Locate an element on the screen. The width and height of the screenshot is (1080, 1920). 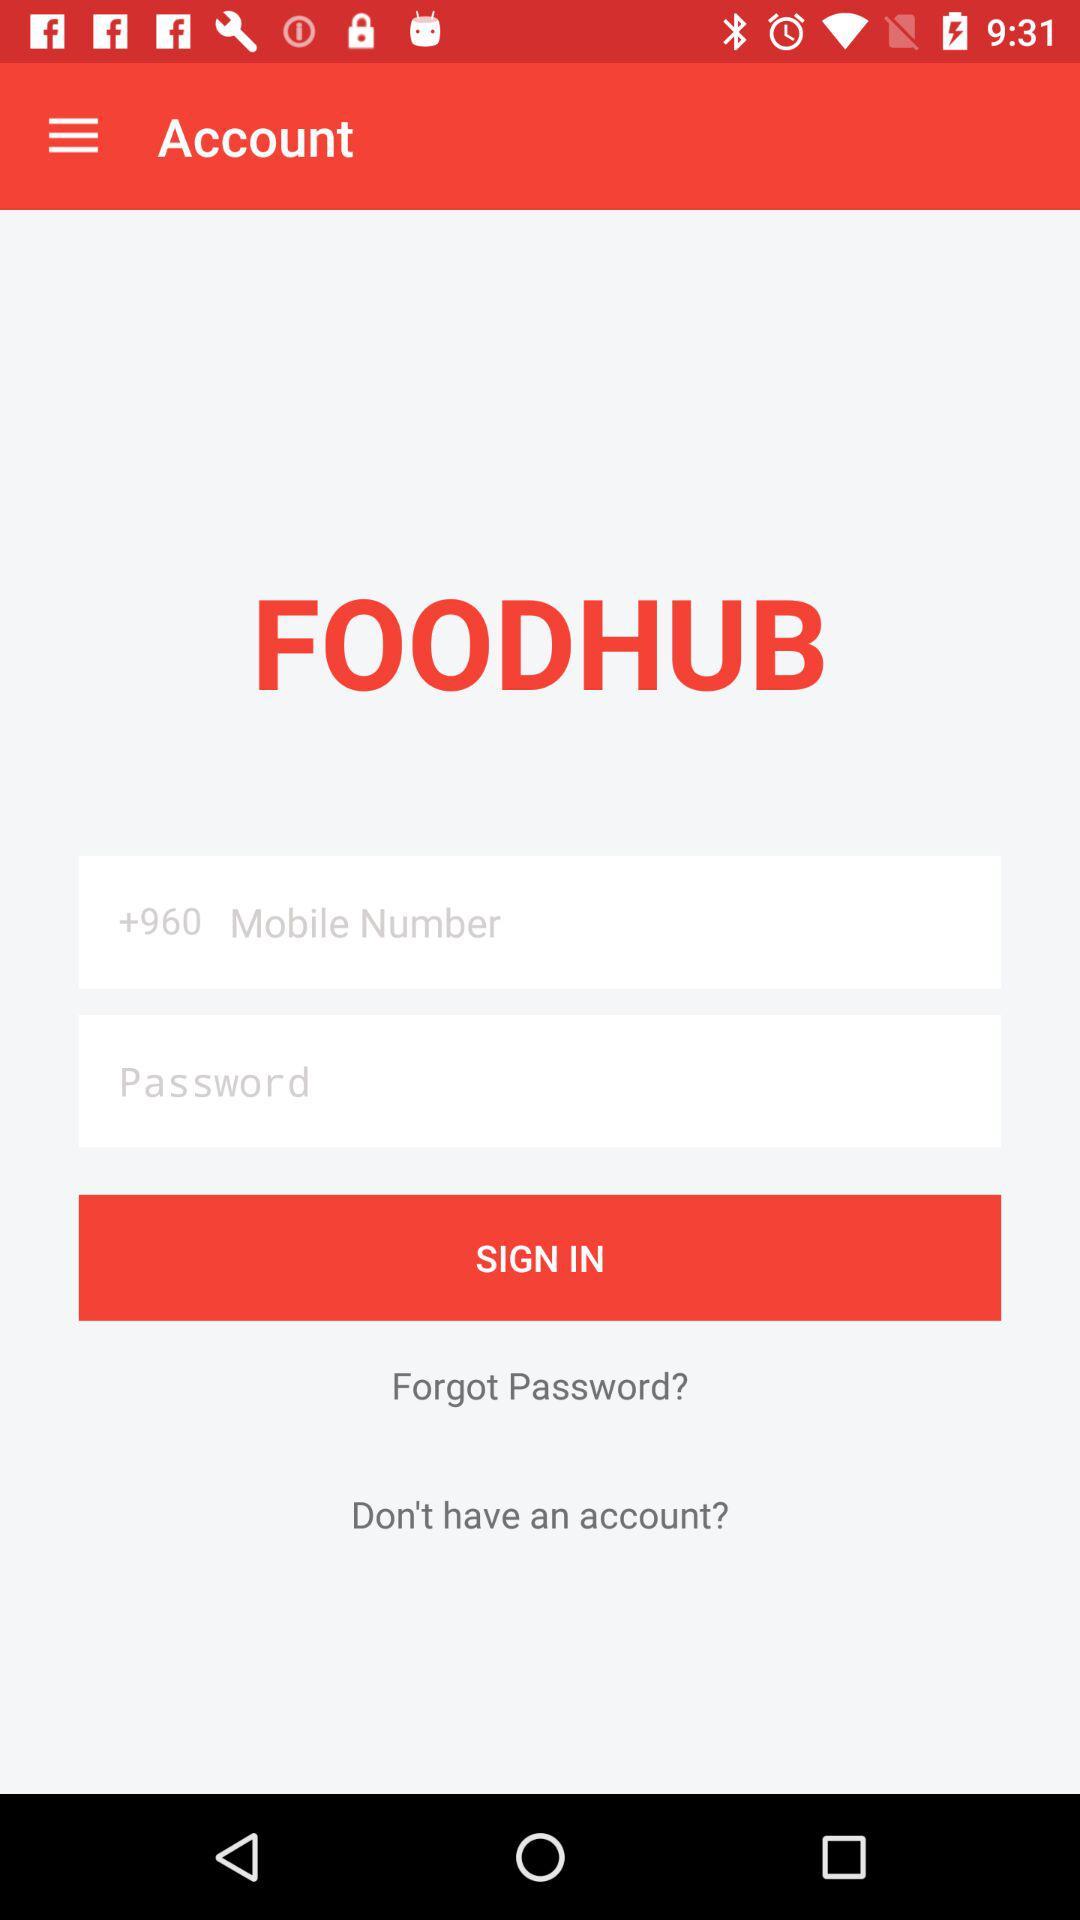
icon above +960 item is located at coordinates (72, 135).